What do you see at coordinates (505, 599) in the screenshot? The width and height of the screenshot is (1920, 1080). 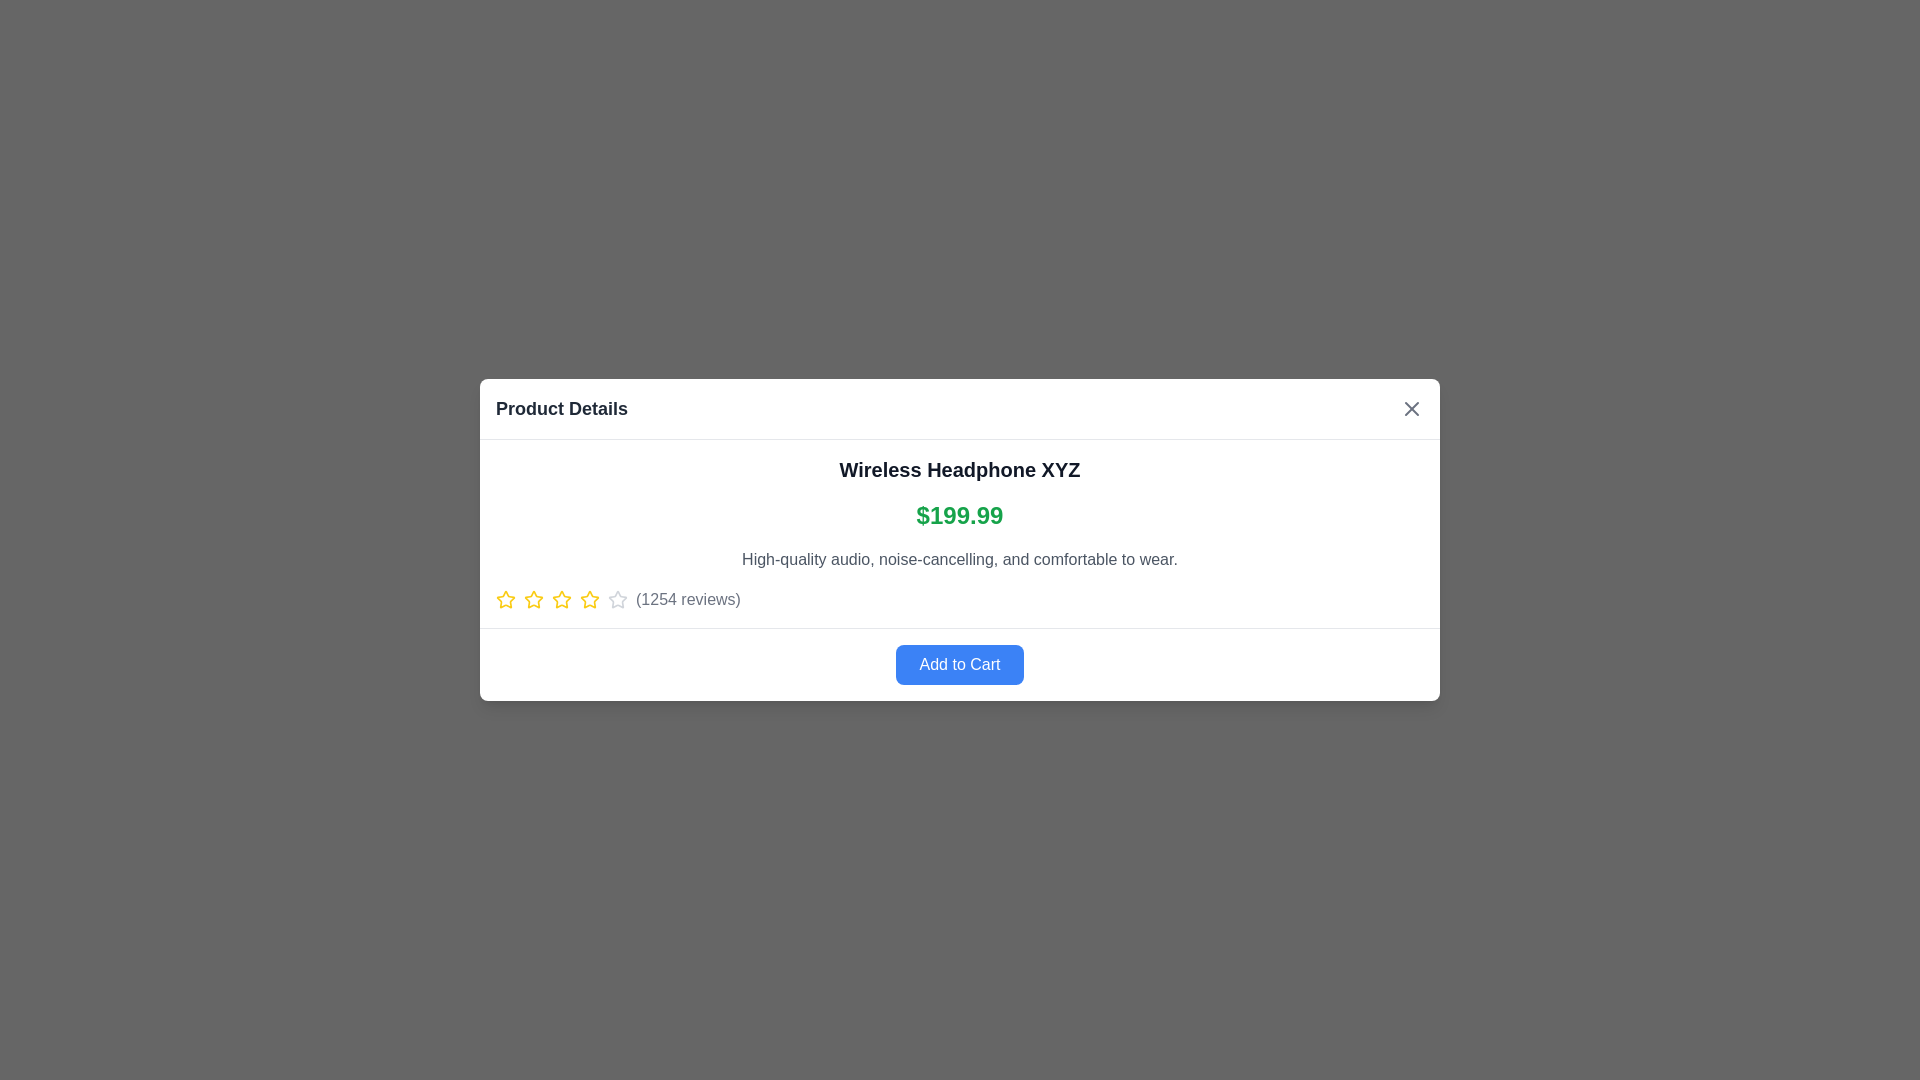 I see `the first star icon in the five-star rating system, which is located immediately before the text '(1254 reviews)'` at bounding box center [505, 599].